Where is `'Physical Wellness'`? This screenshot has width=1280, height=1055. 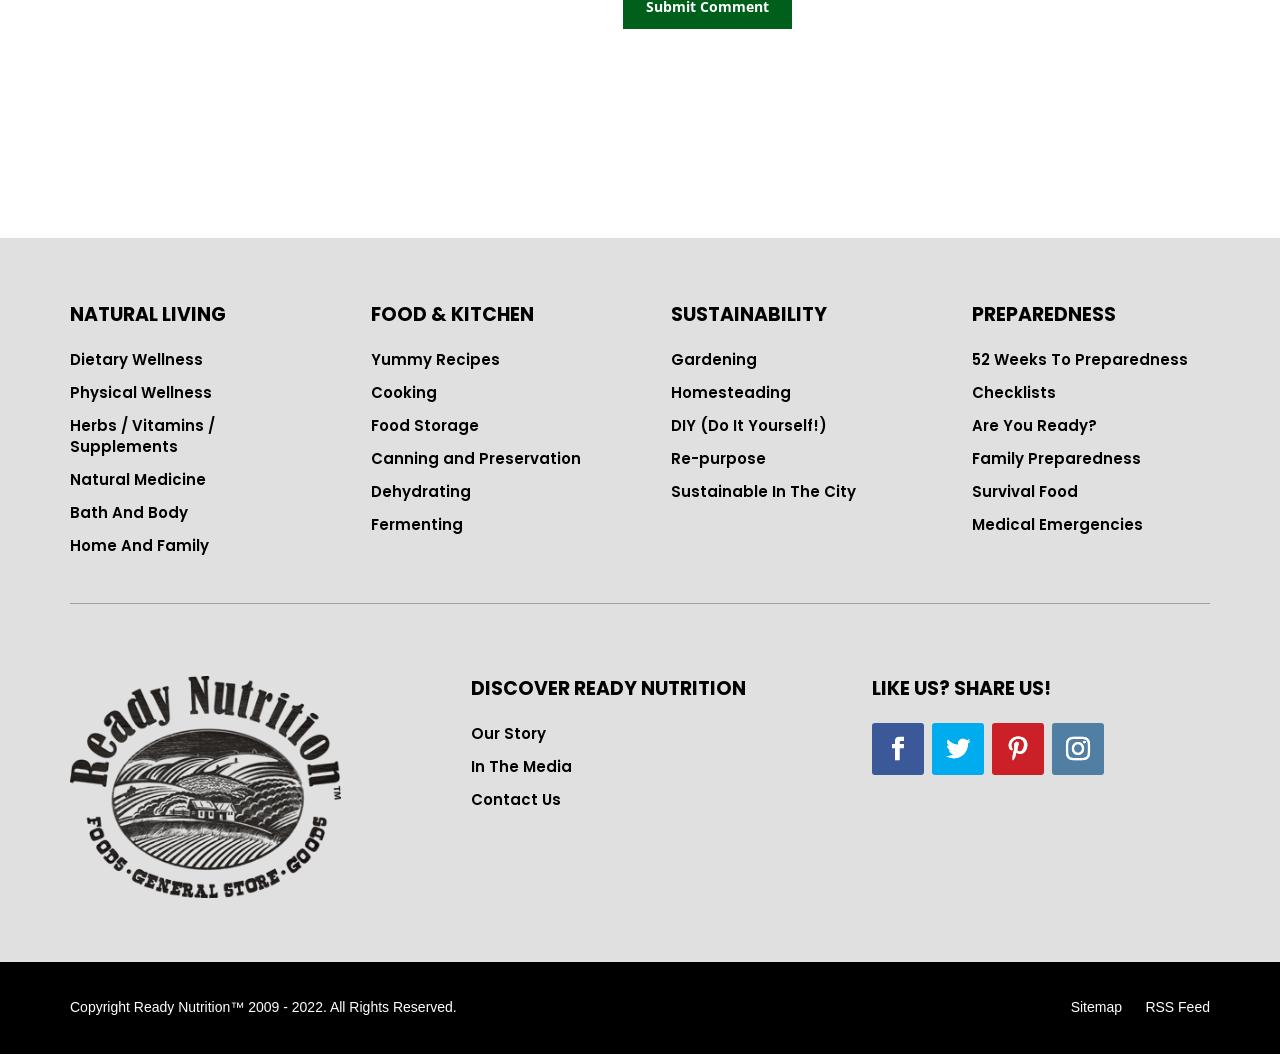
'Physical Wellness' is located at coordinates (140, 392).